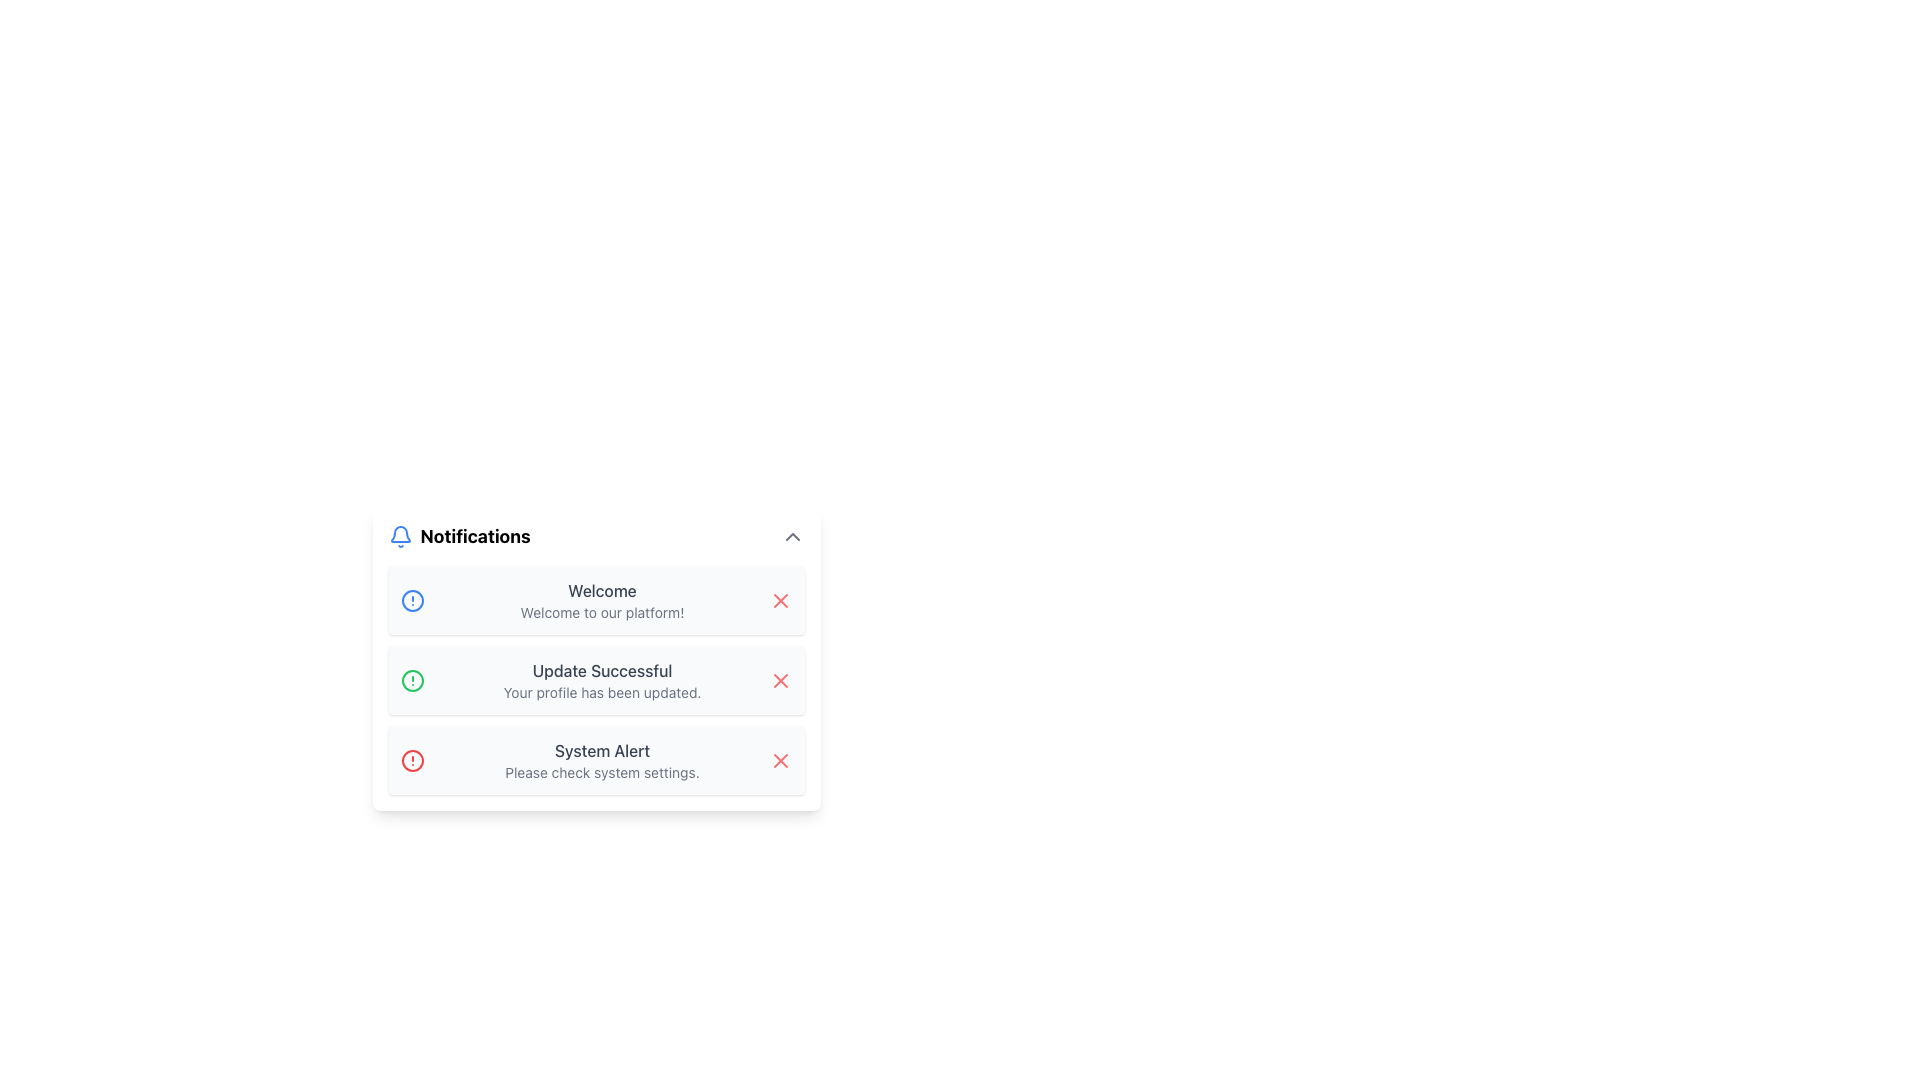  I want to click on the Notification Status Icon located to the left of the text 'Welcome' in the first notification item of the notification list, so click(411, 600).